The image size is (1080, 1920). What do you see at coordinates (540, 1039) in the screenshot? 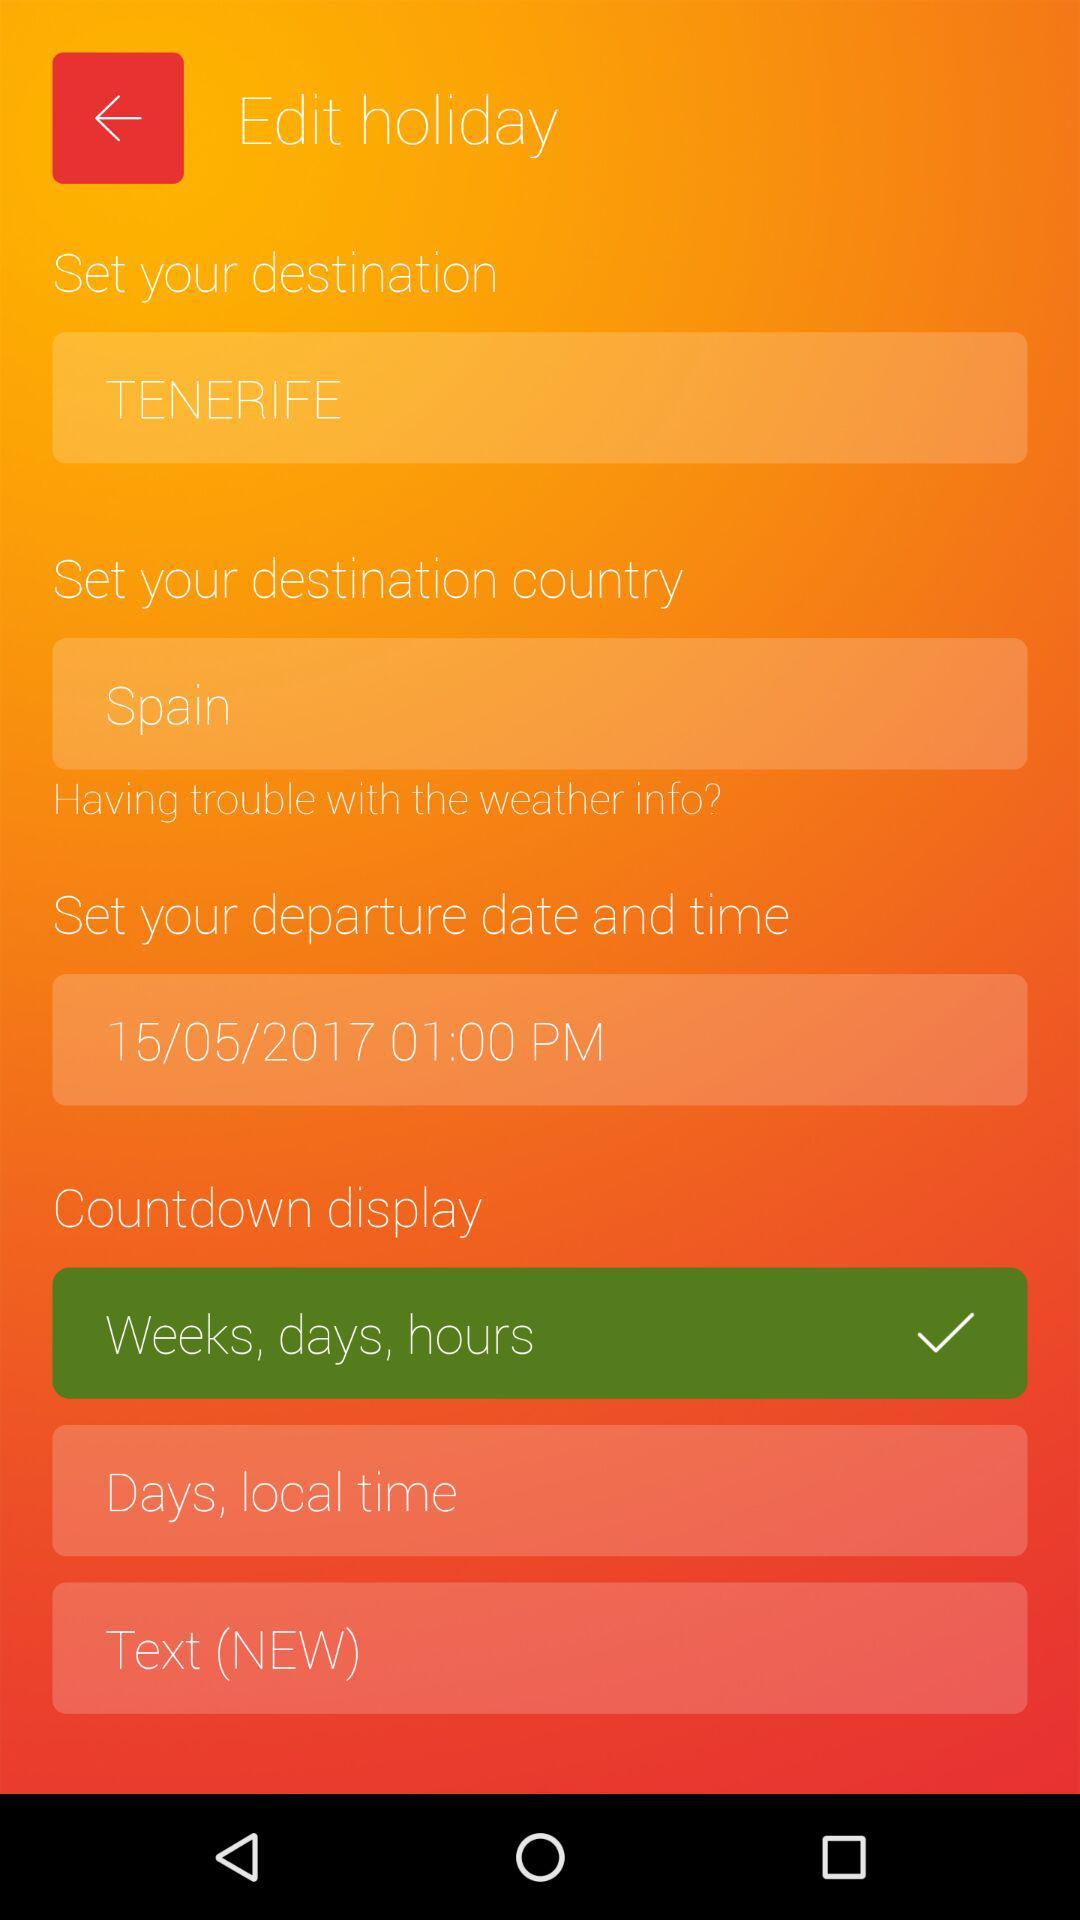
I see `the item above countdown display icon` at bounding box center [540, 1039].